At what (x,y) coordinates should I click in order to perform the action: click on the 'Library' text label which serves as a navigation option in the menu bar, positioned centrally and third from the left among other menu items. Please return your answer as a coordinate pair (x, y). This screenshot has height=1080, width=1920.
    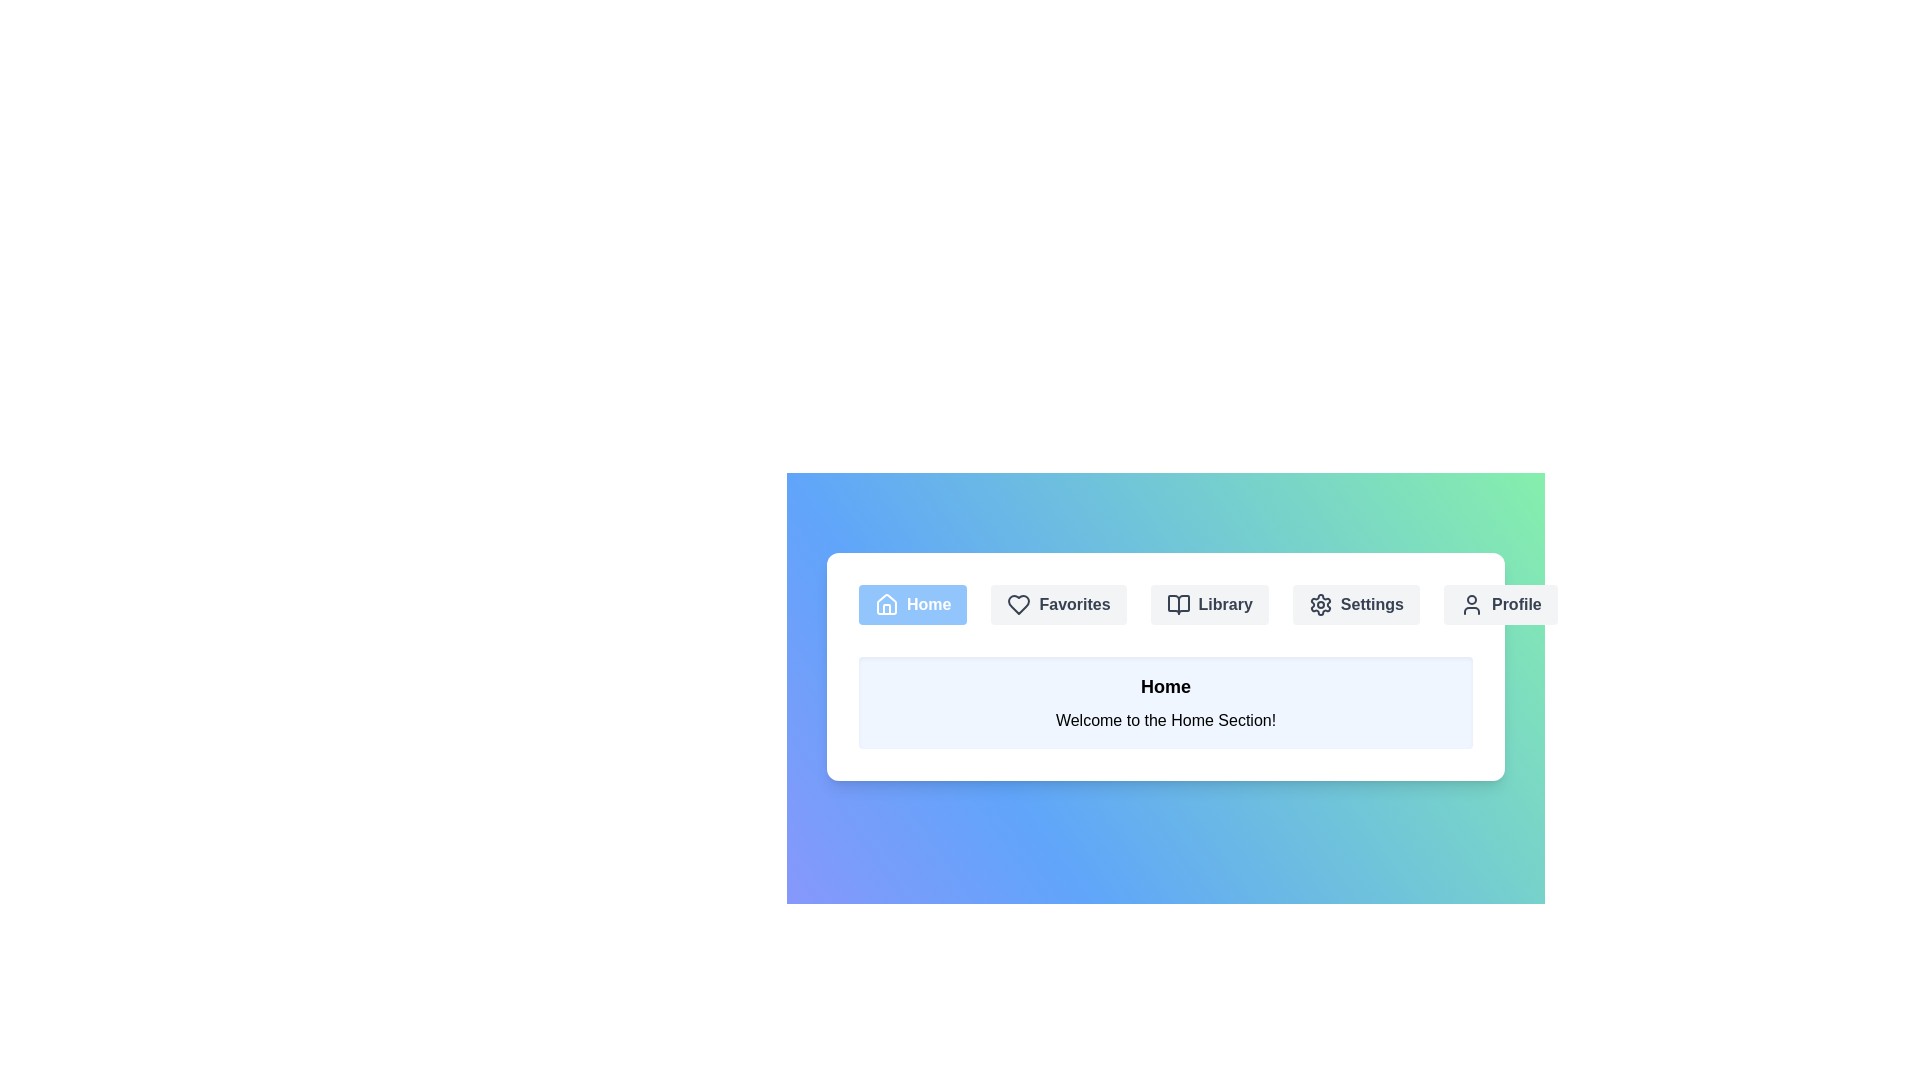
    Looking at the image, I should click on (1224, 604).